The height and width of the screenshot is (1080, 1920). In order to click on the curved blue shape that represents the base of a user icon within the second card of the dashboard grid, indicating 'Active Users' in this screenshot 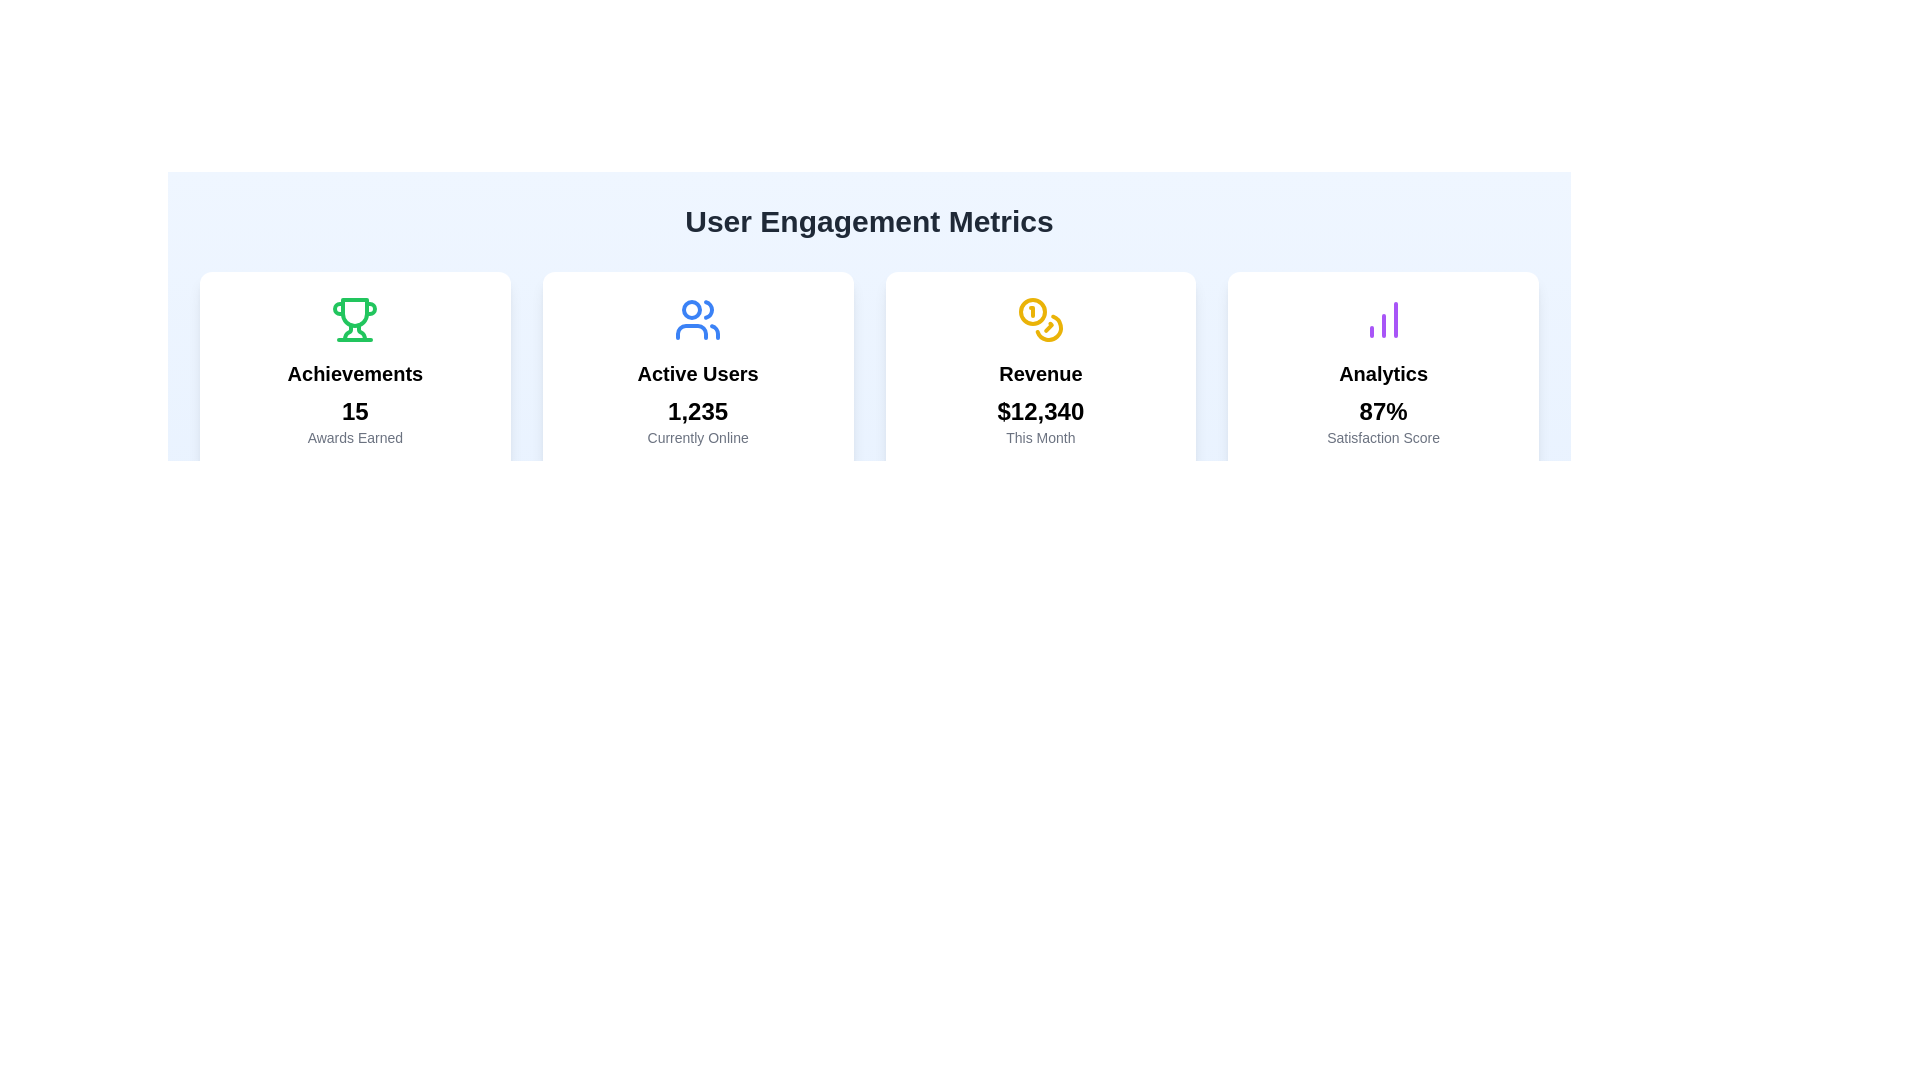, I will do `click(692, 330)`.